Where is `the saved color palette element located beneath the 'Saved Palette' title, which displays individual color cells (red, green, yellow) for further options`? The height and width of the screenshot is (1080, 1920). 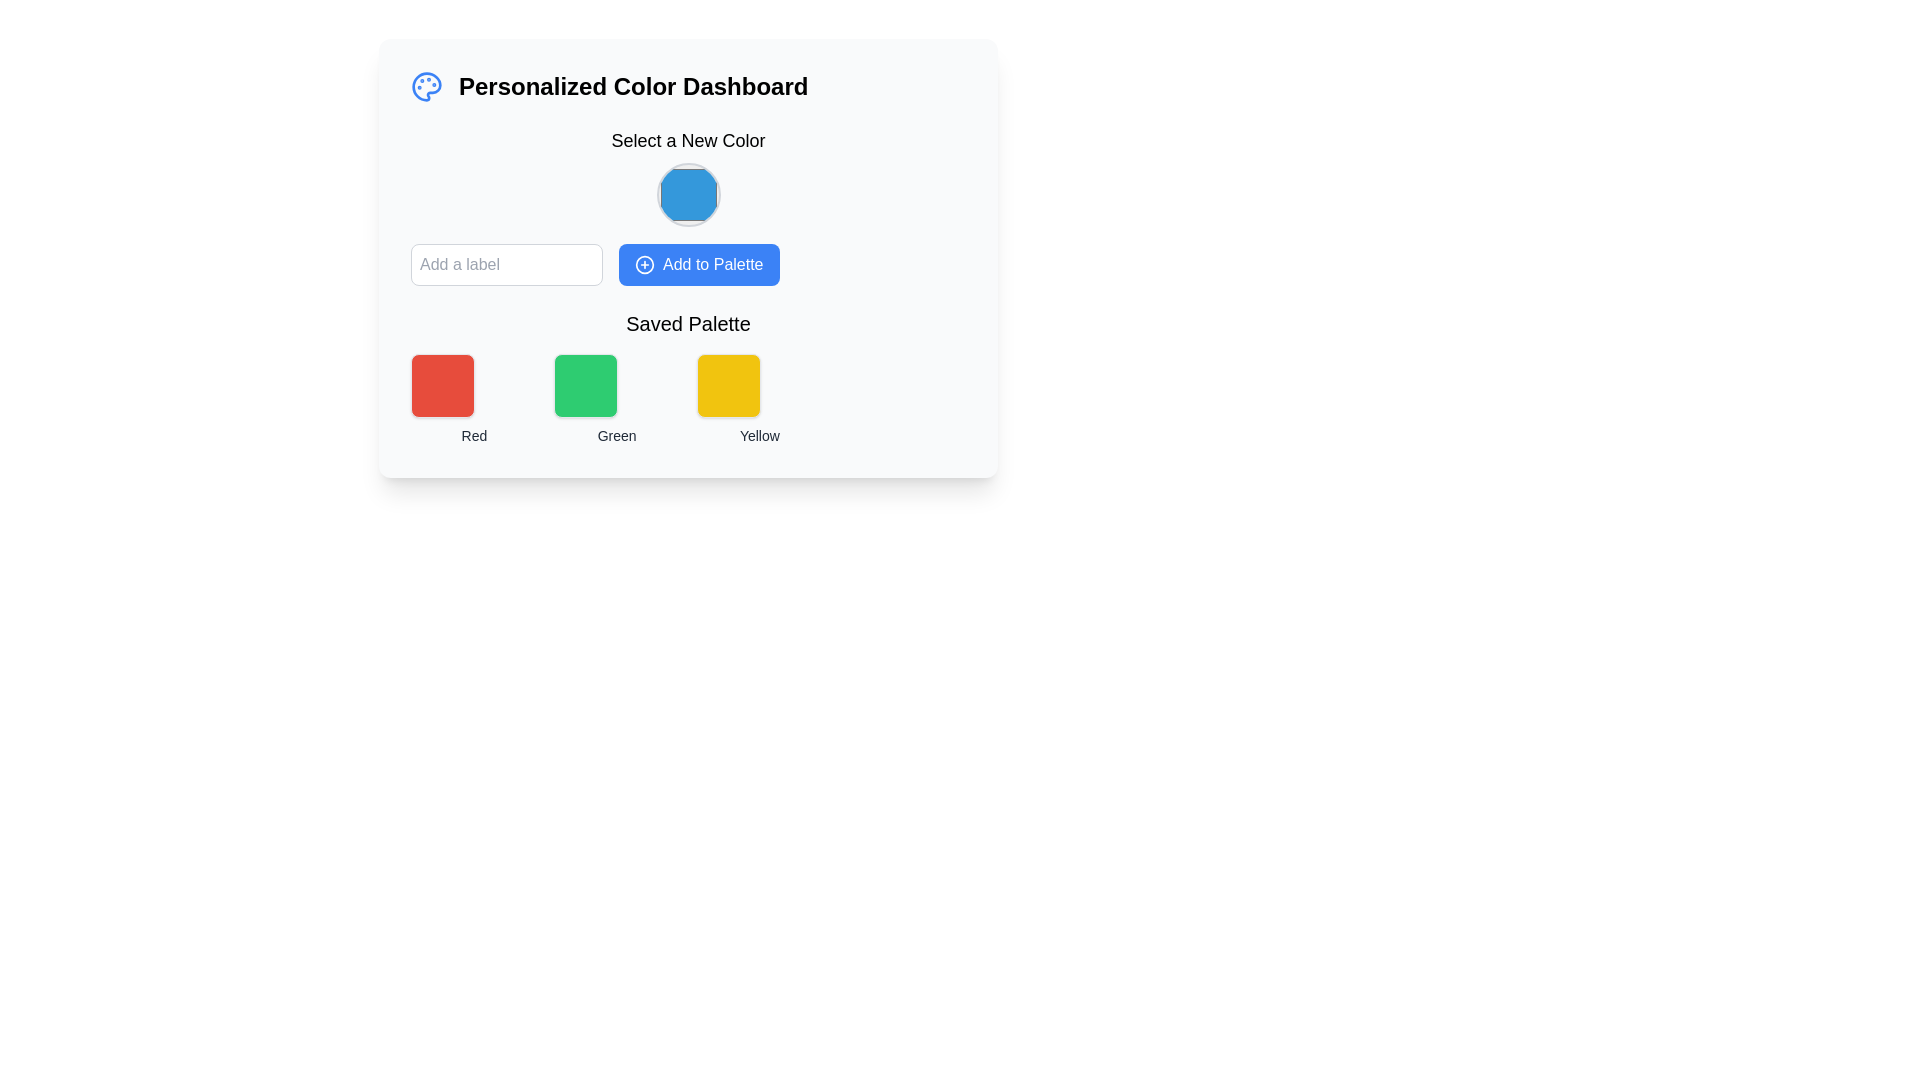
the saved color palette element located beneath the 'Saved Palette' title, which displays individual color cells (red, green, yellow) for further options is located at coordinates (688, 400).